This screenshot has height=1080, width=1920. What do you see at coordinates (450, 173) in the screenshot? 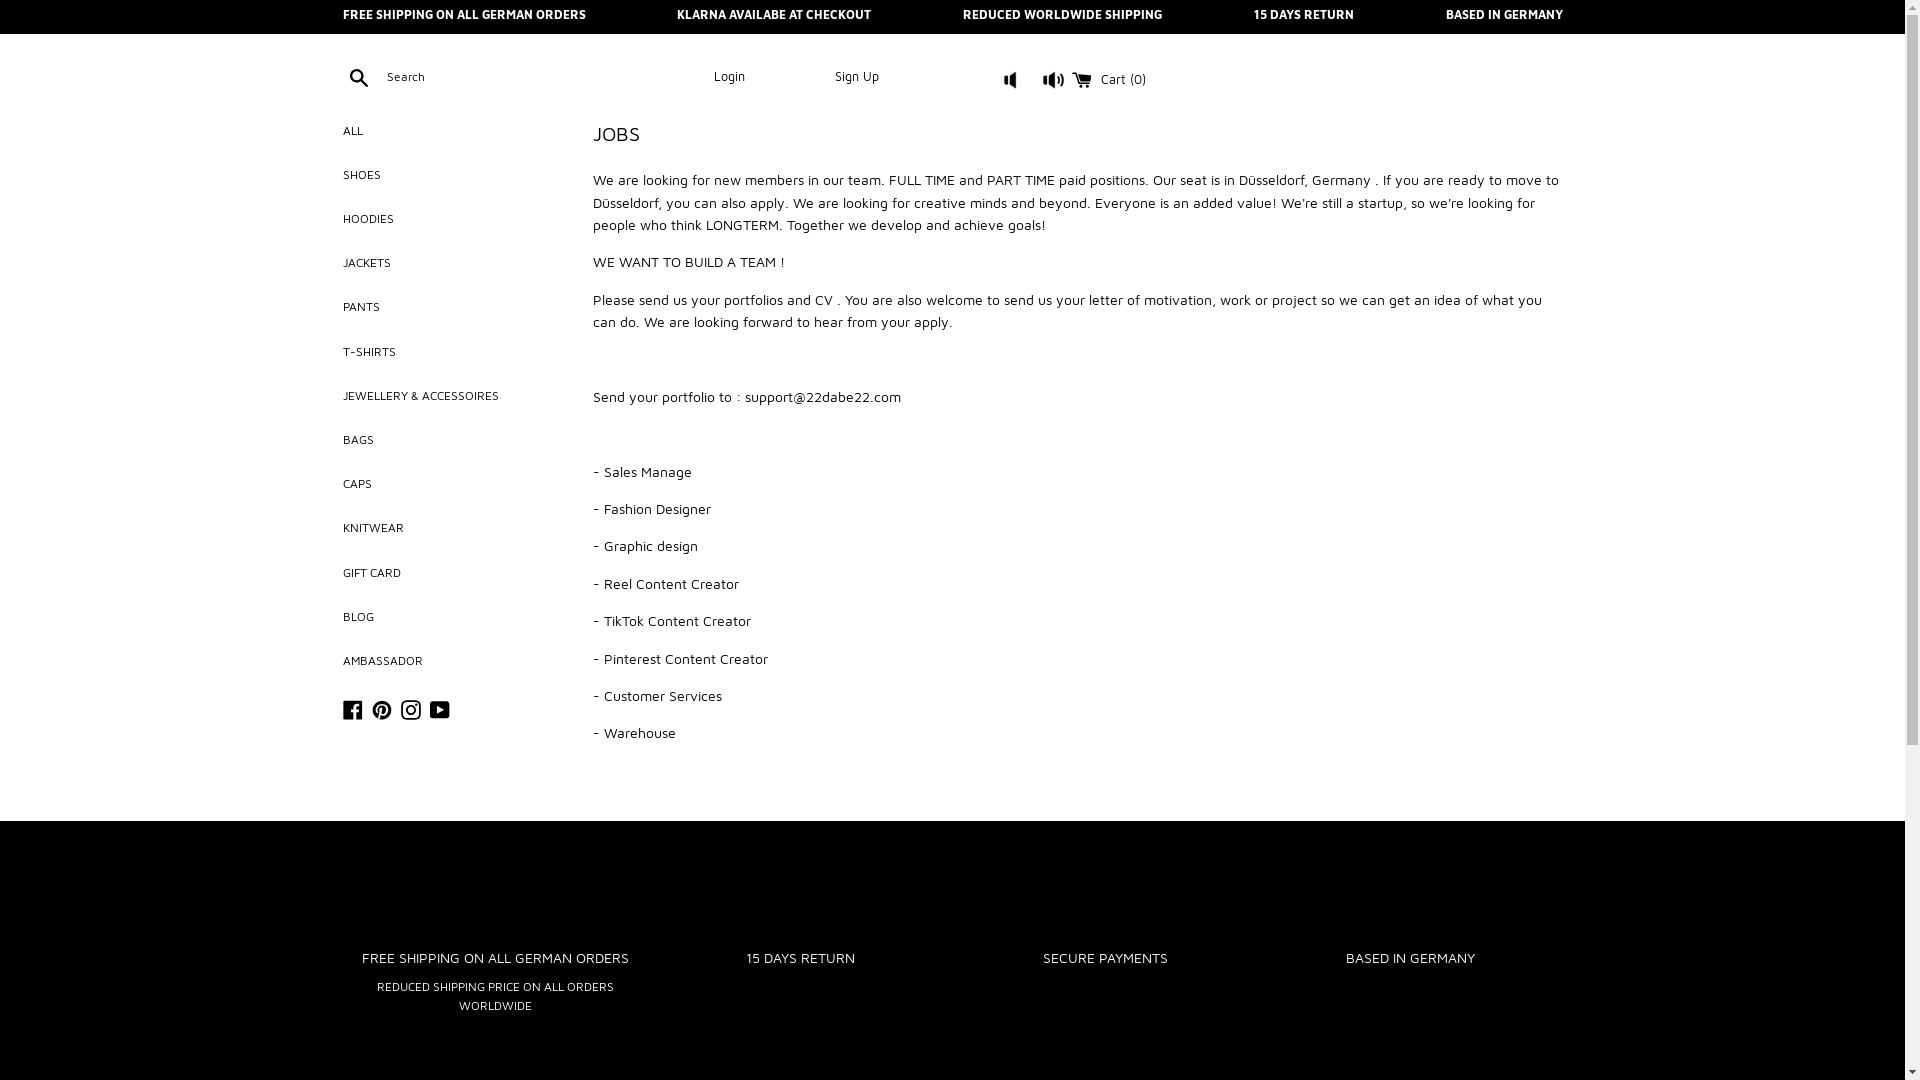
I see `'SHOES'` at bounding box center [450, 173].